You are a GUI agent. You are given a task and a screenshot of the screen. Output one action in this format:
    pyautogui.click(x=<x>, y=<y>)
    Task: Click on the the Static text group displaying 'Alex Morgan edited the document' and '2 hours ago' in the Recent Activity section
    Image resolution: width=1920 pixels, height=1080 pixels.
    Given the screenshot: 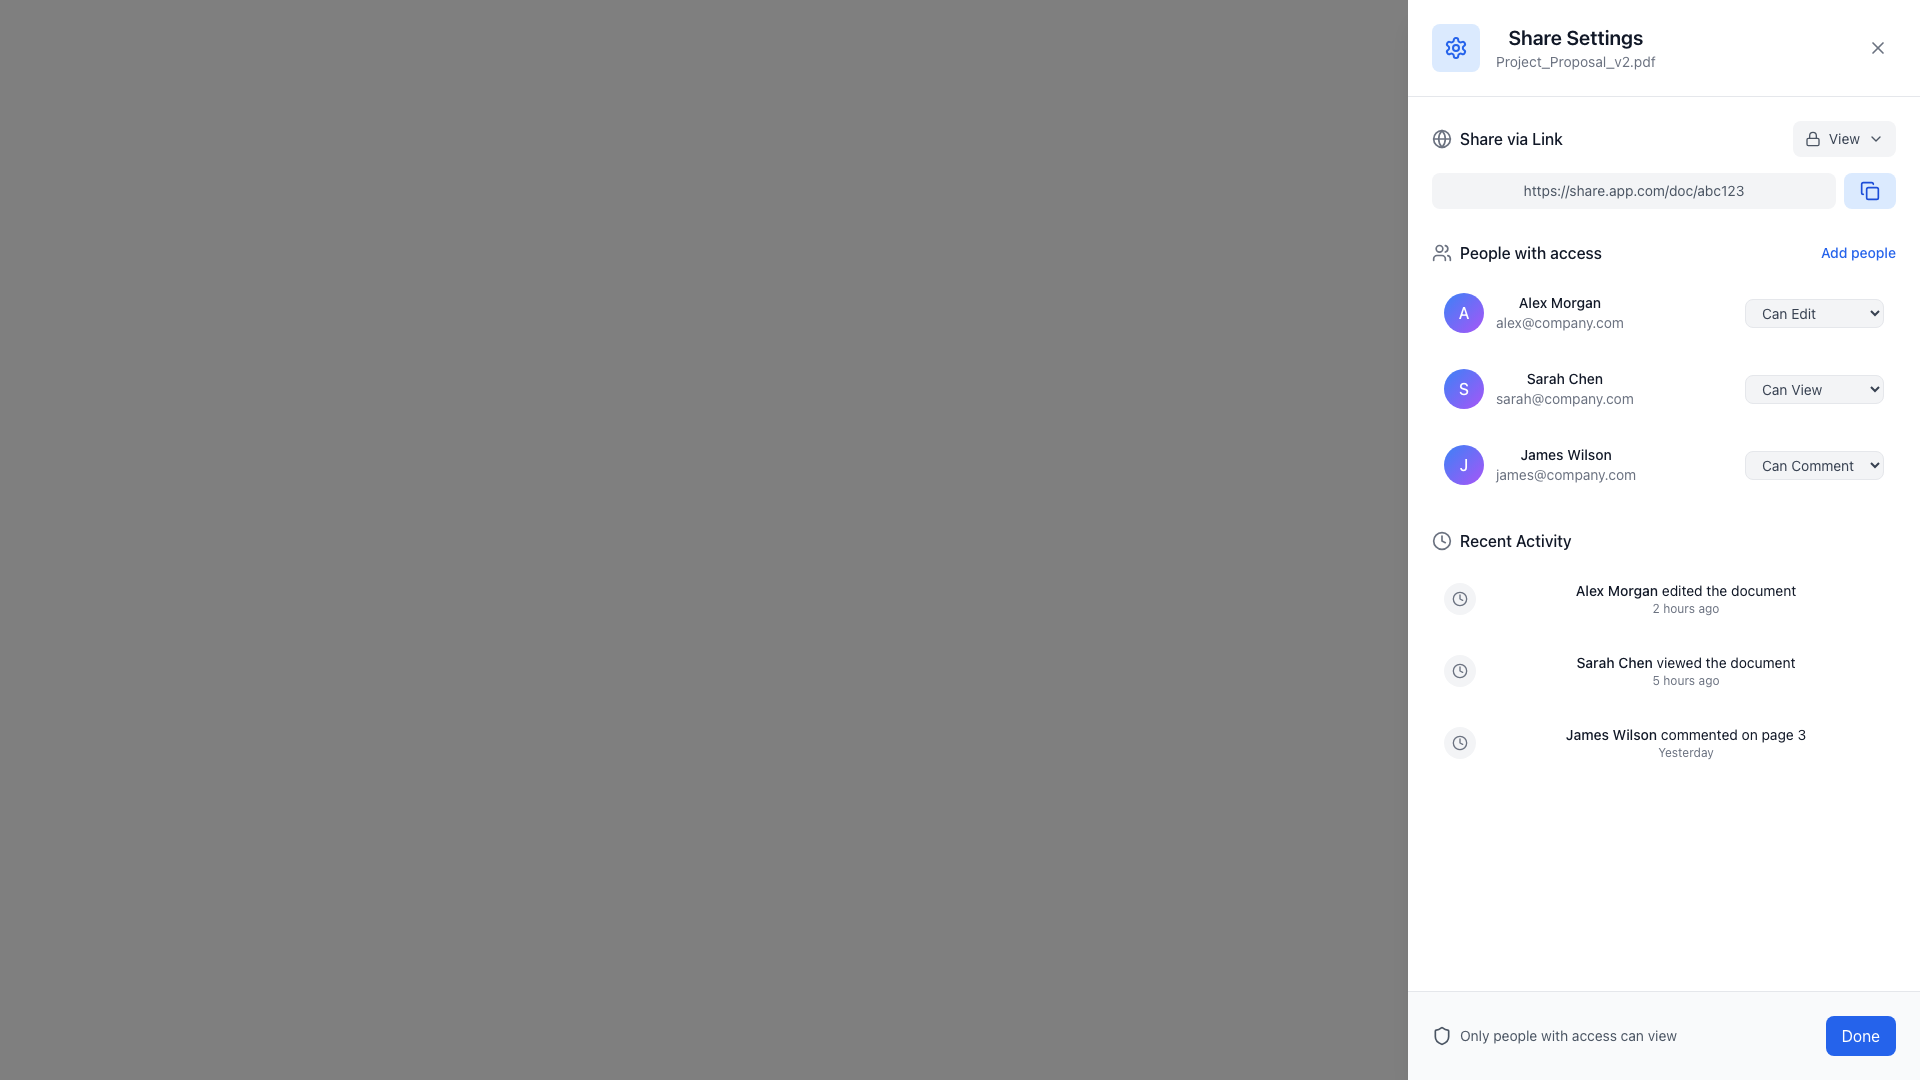 What is the action you would take?
    pyautogui.click(x=1684, y=597)
    